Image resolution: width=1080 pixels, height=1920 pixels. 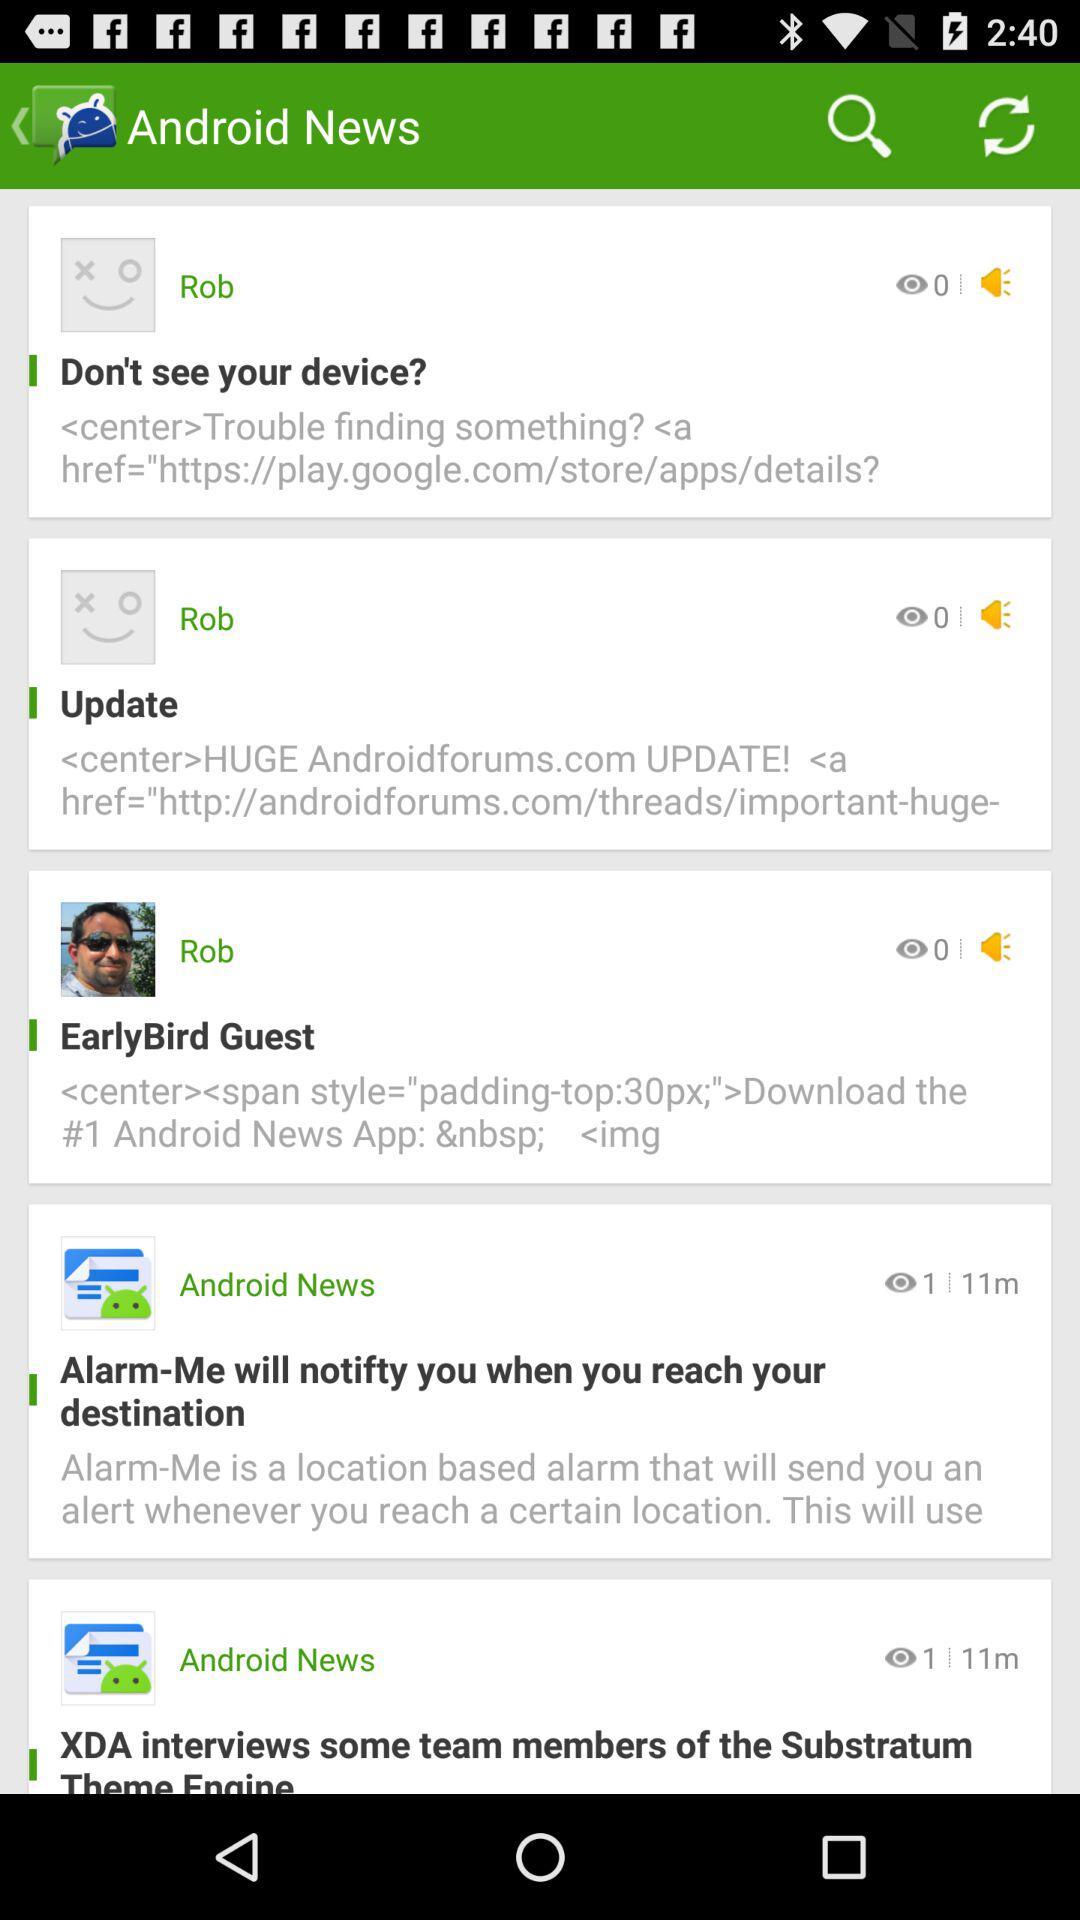 I want to click on the icon to the right of android news, so click(x=858, y=124).